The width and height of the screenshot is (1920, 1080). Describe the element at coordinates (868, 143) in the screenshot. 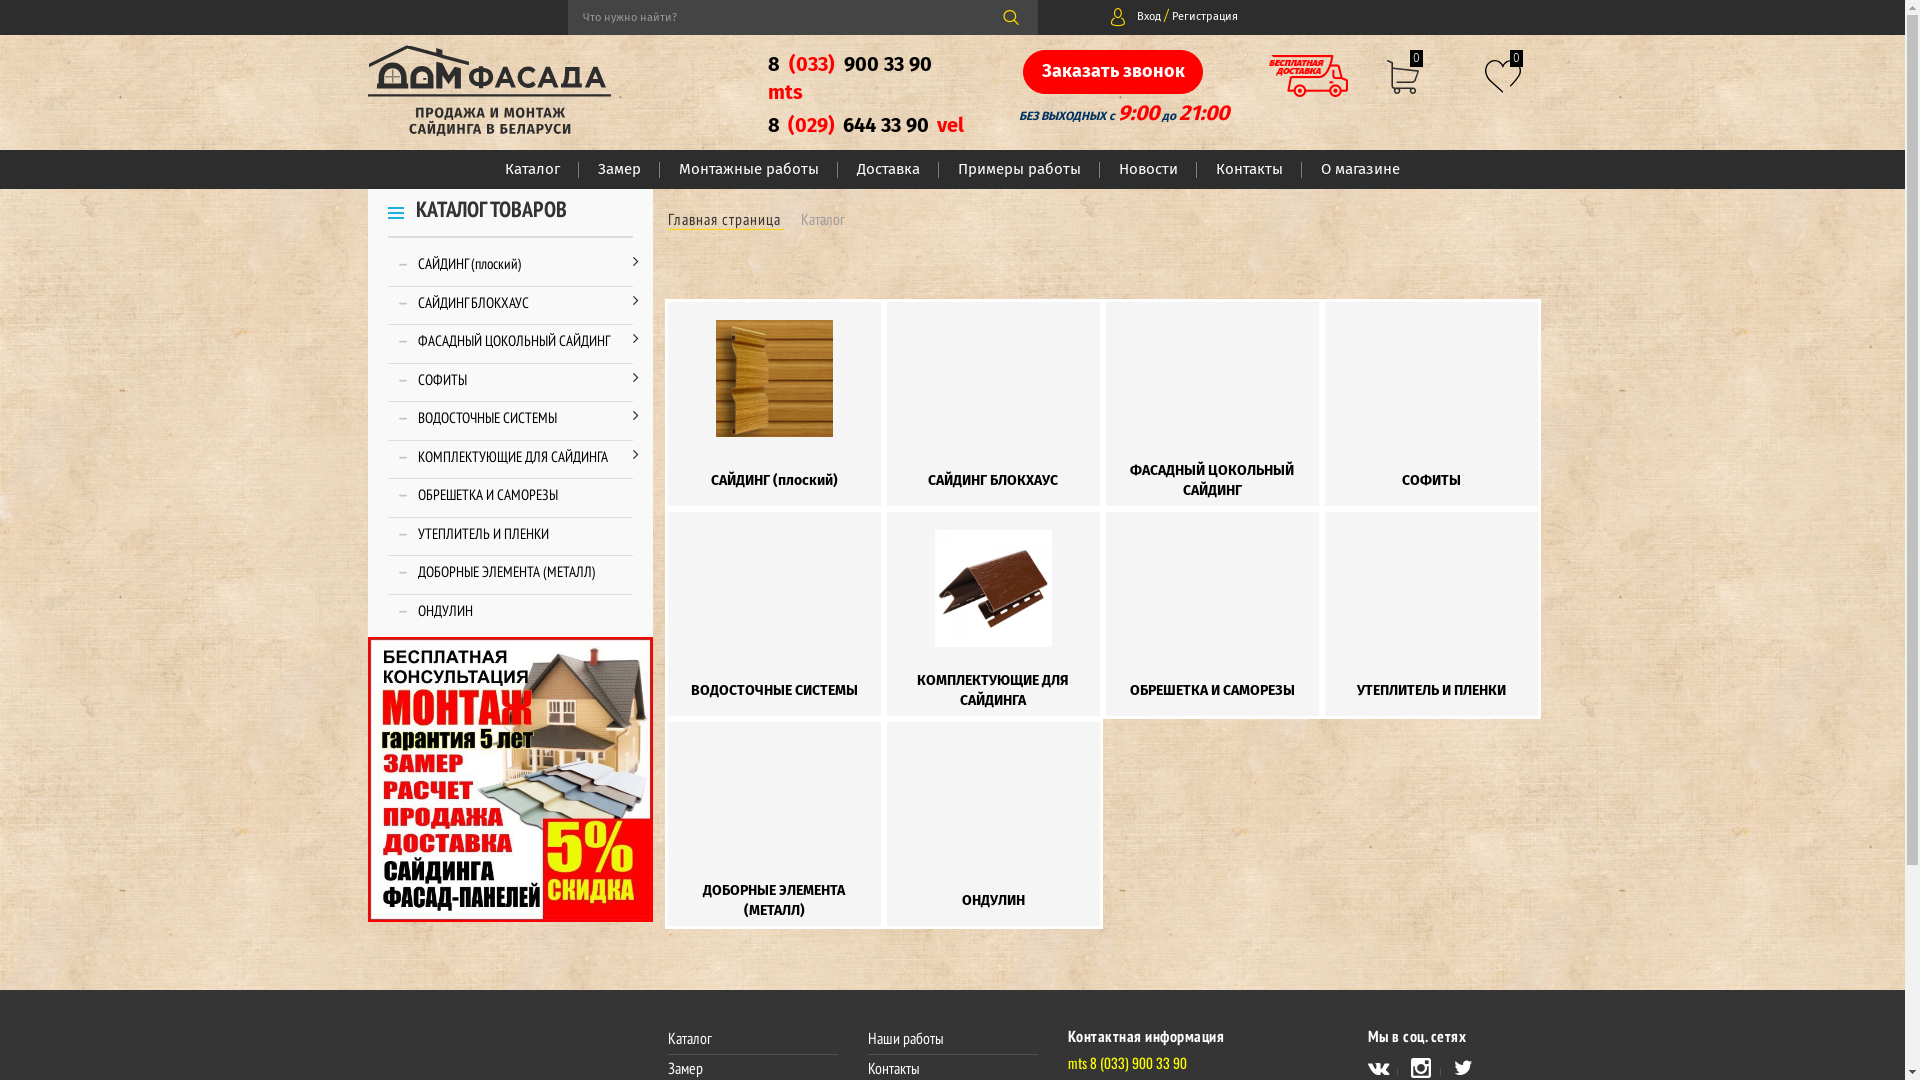

I see `'8  (029)  644 33 90  vel'` at that location.